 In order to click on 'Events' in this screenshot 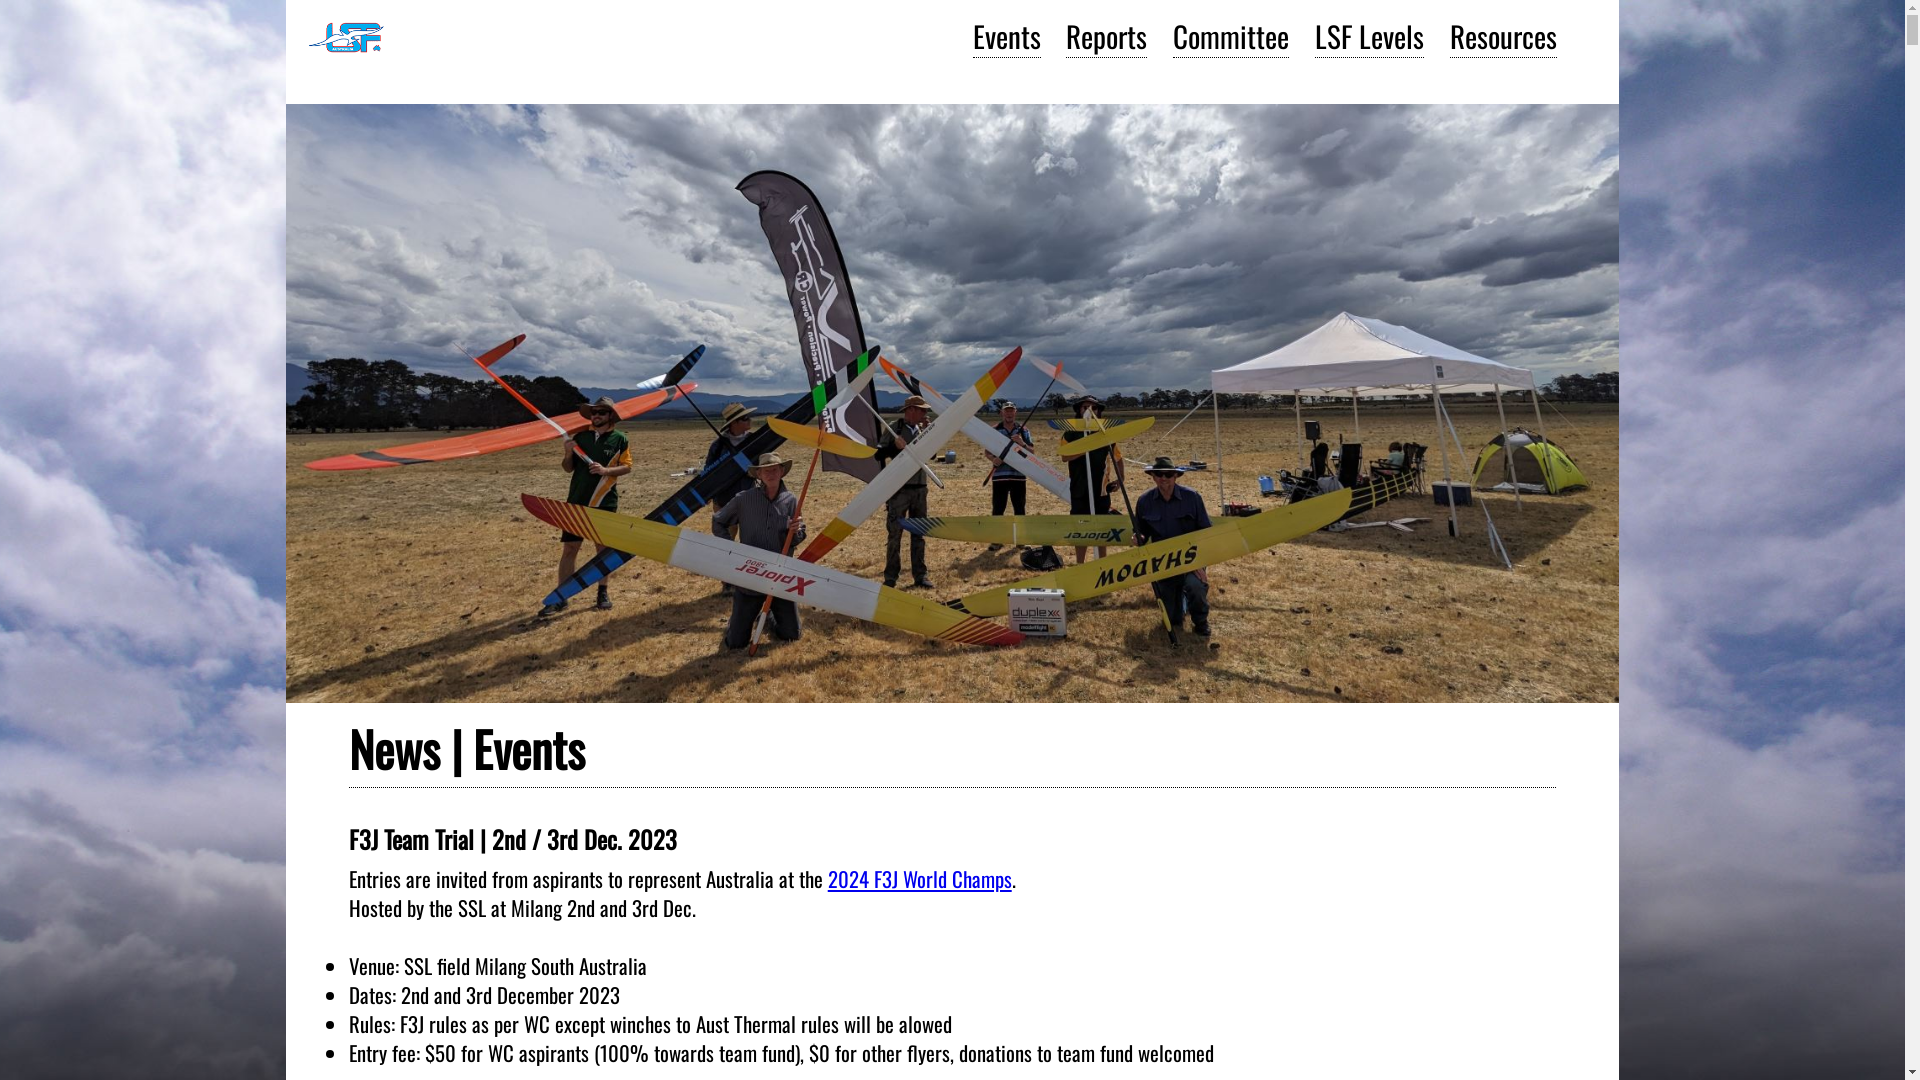, I will do `click(1007, 35)`.